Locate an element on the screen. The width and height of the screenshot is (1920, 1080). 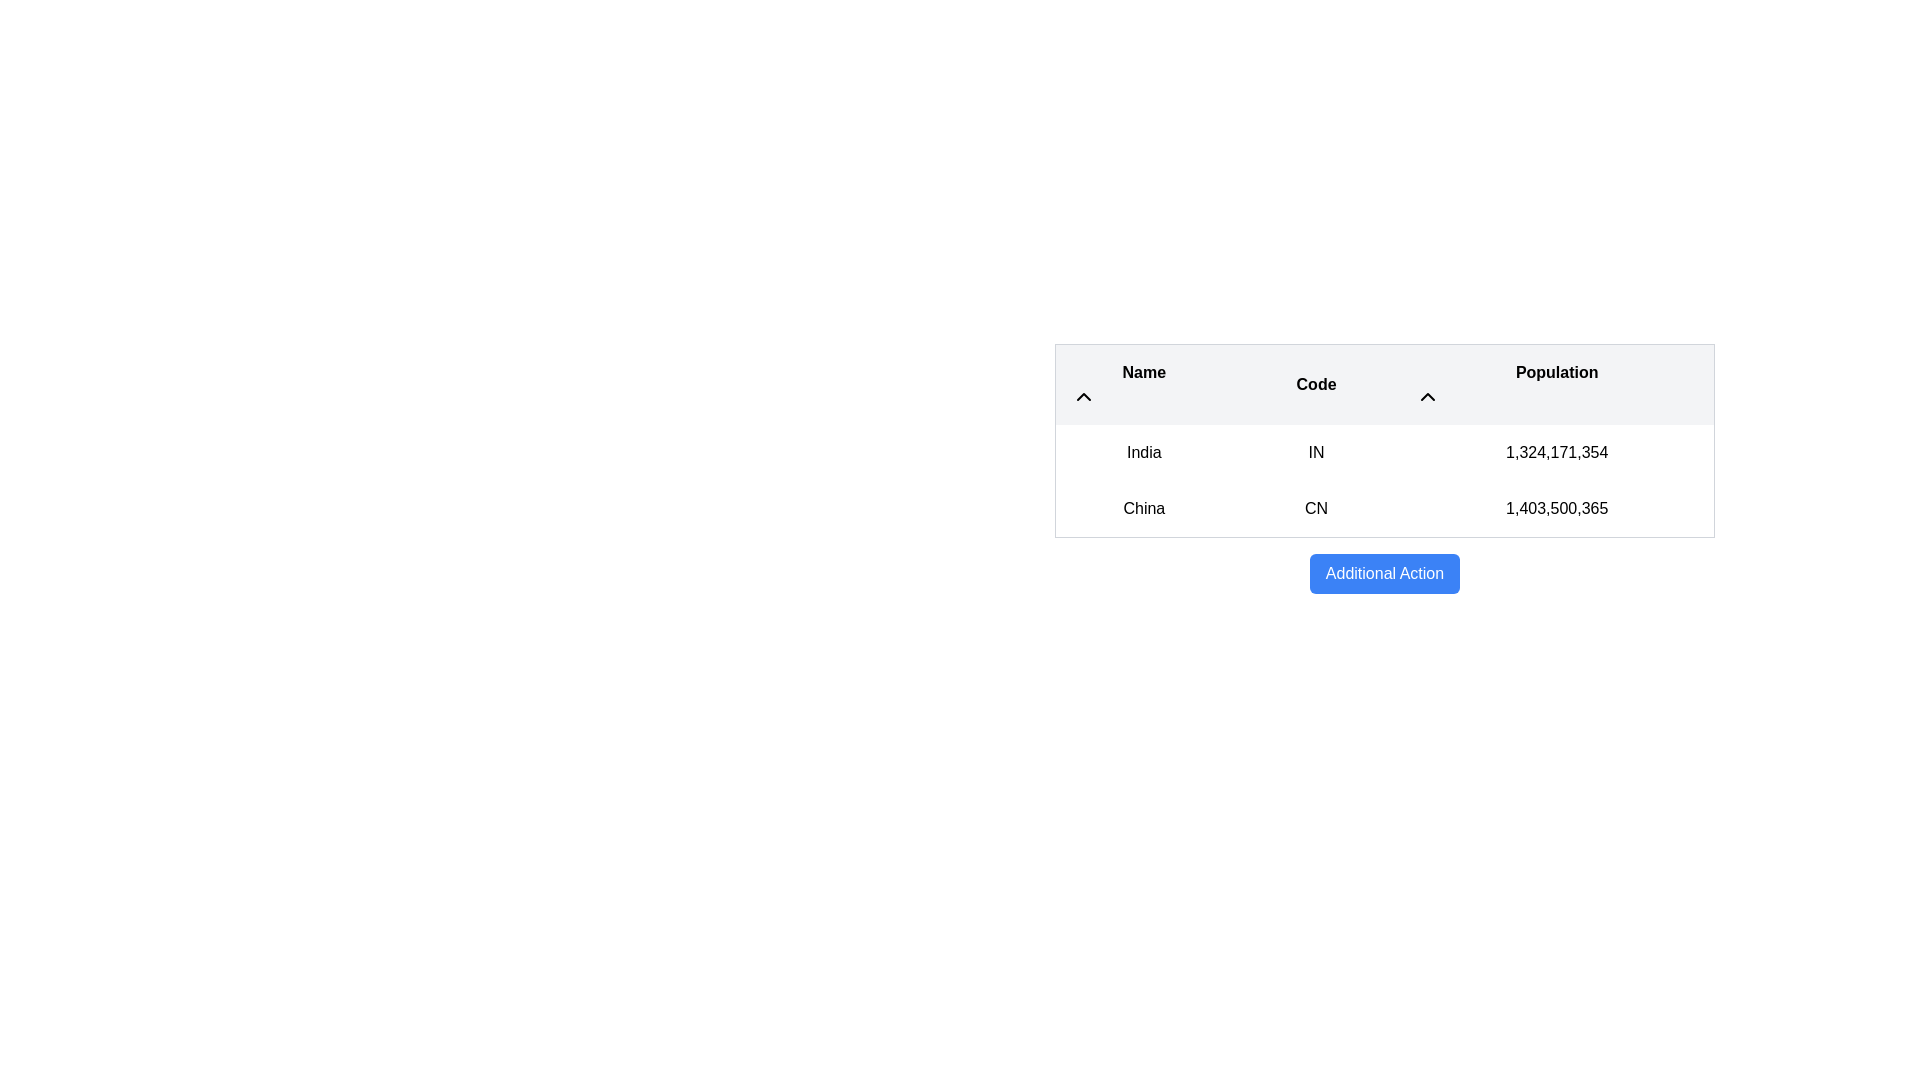
the blue button with white text labeled 'Additional Action' located underneath the population data table is located at coordinates (1384, 574).